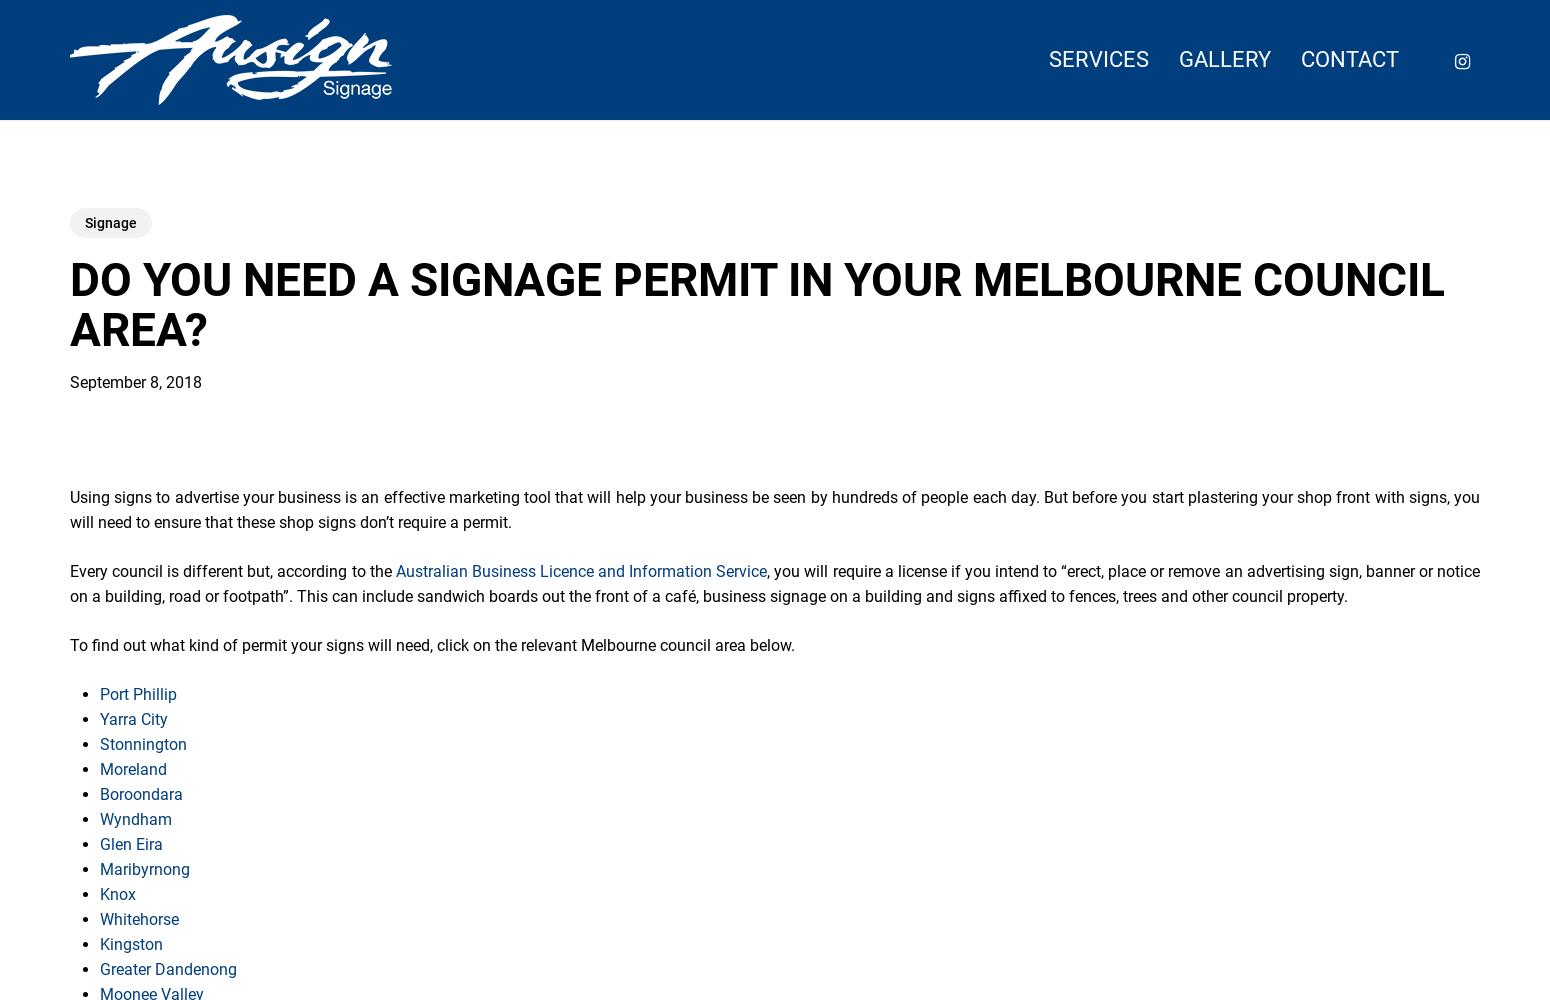  I want to click on 'Australian Business Licence and Information Service', so click(394, 570).